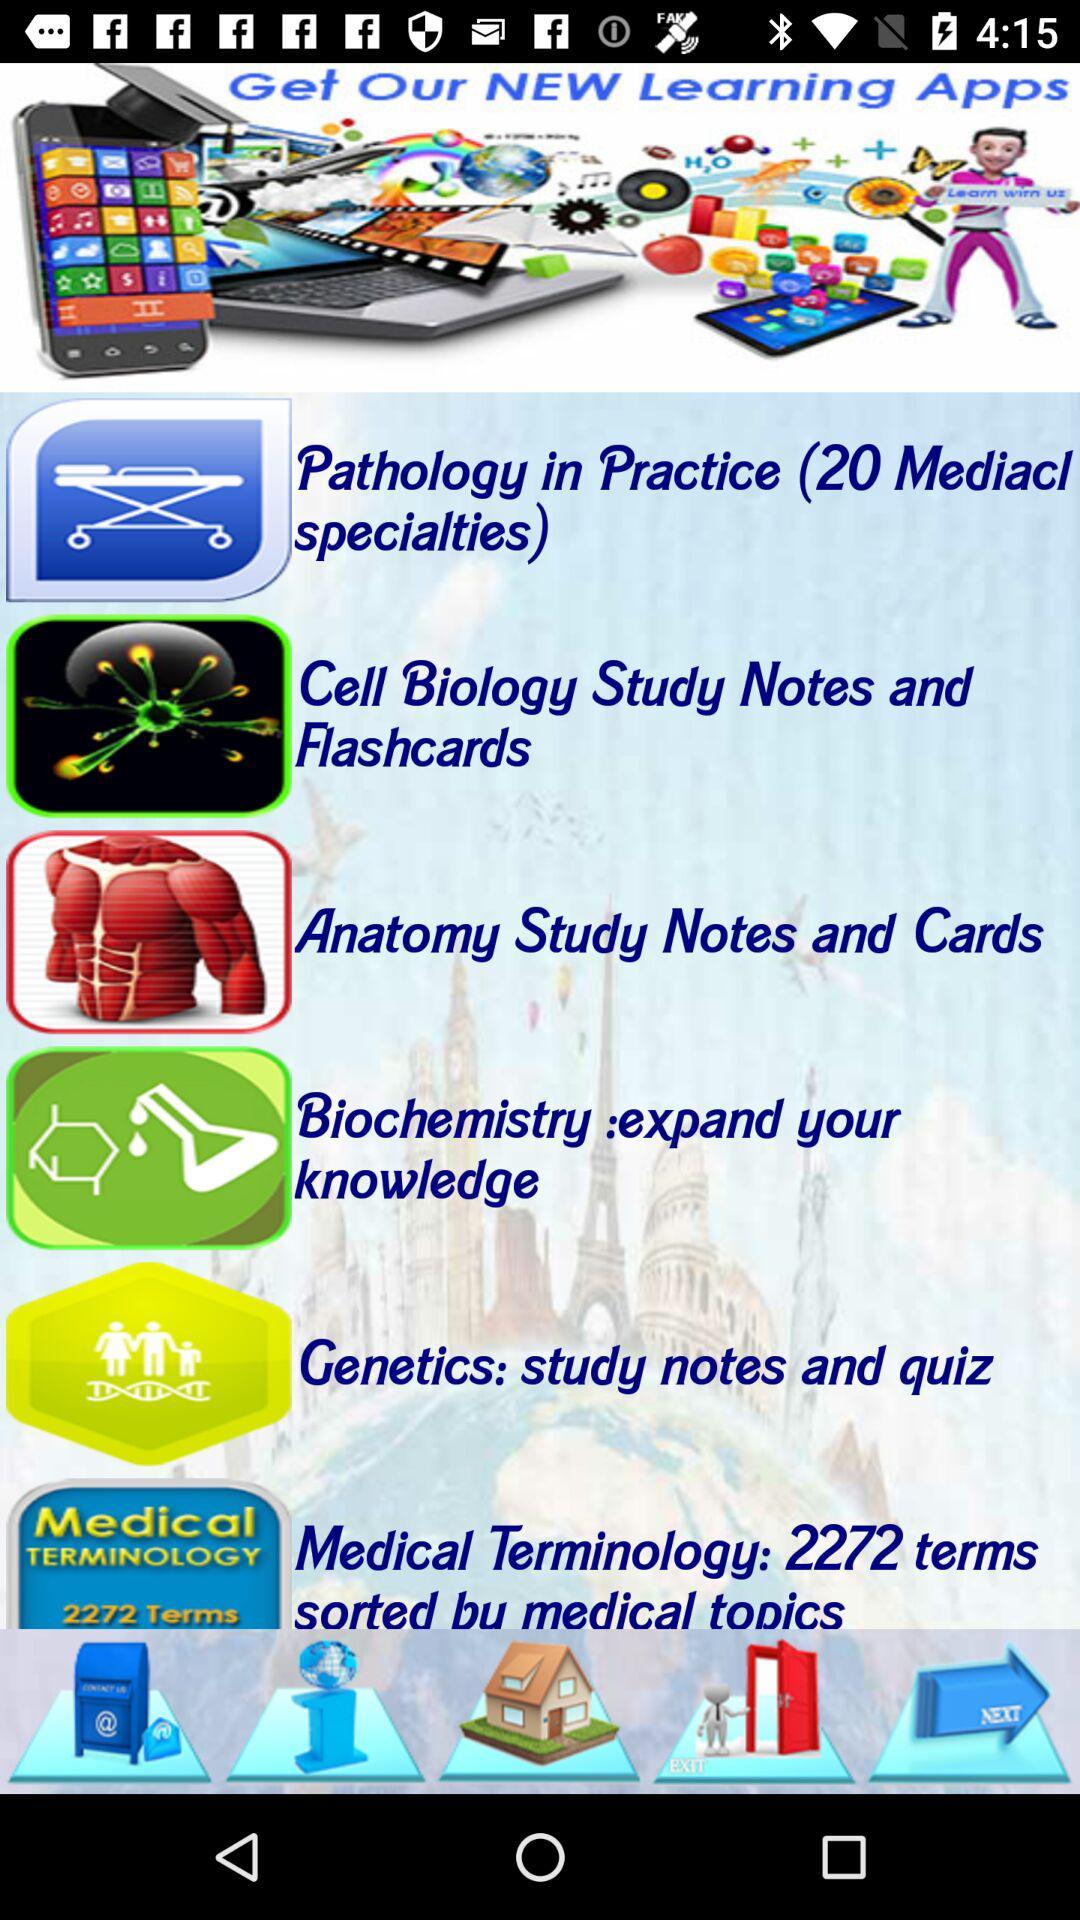  Describe the element at coordinates (147, 1148) in the screenshot. I see `biochemistry` at that location.